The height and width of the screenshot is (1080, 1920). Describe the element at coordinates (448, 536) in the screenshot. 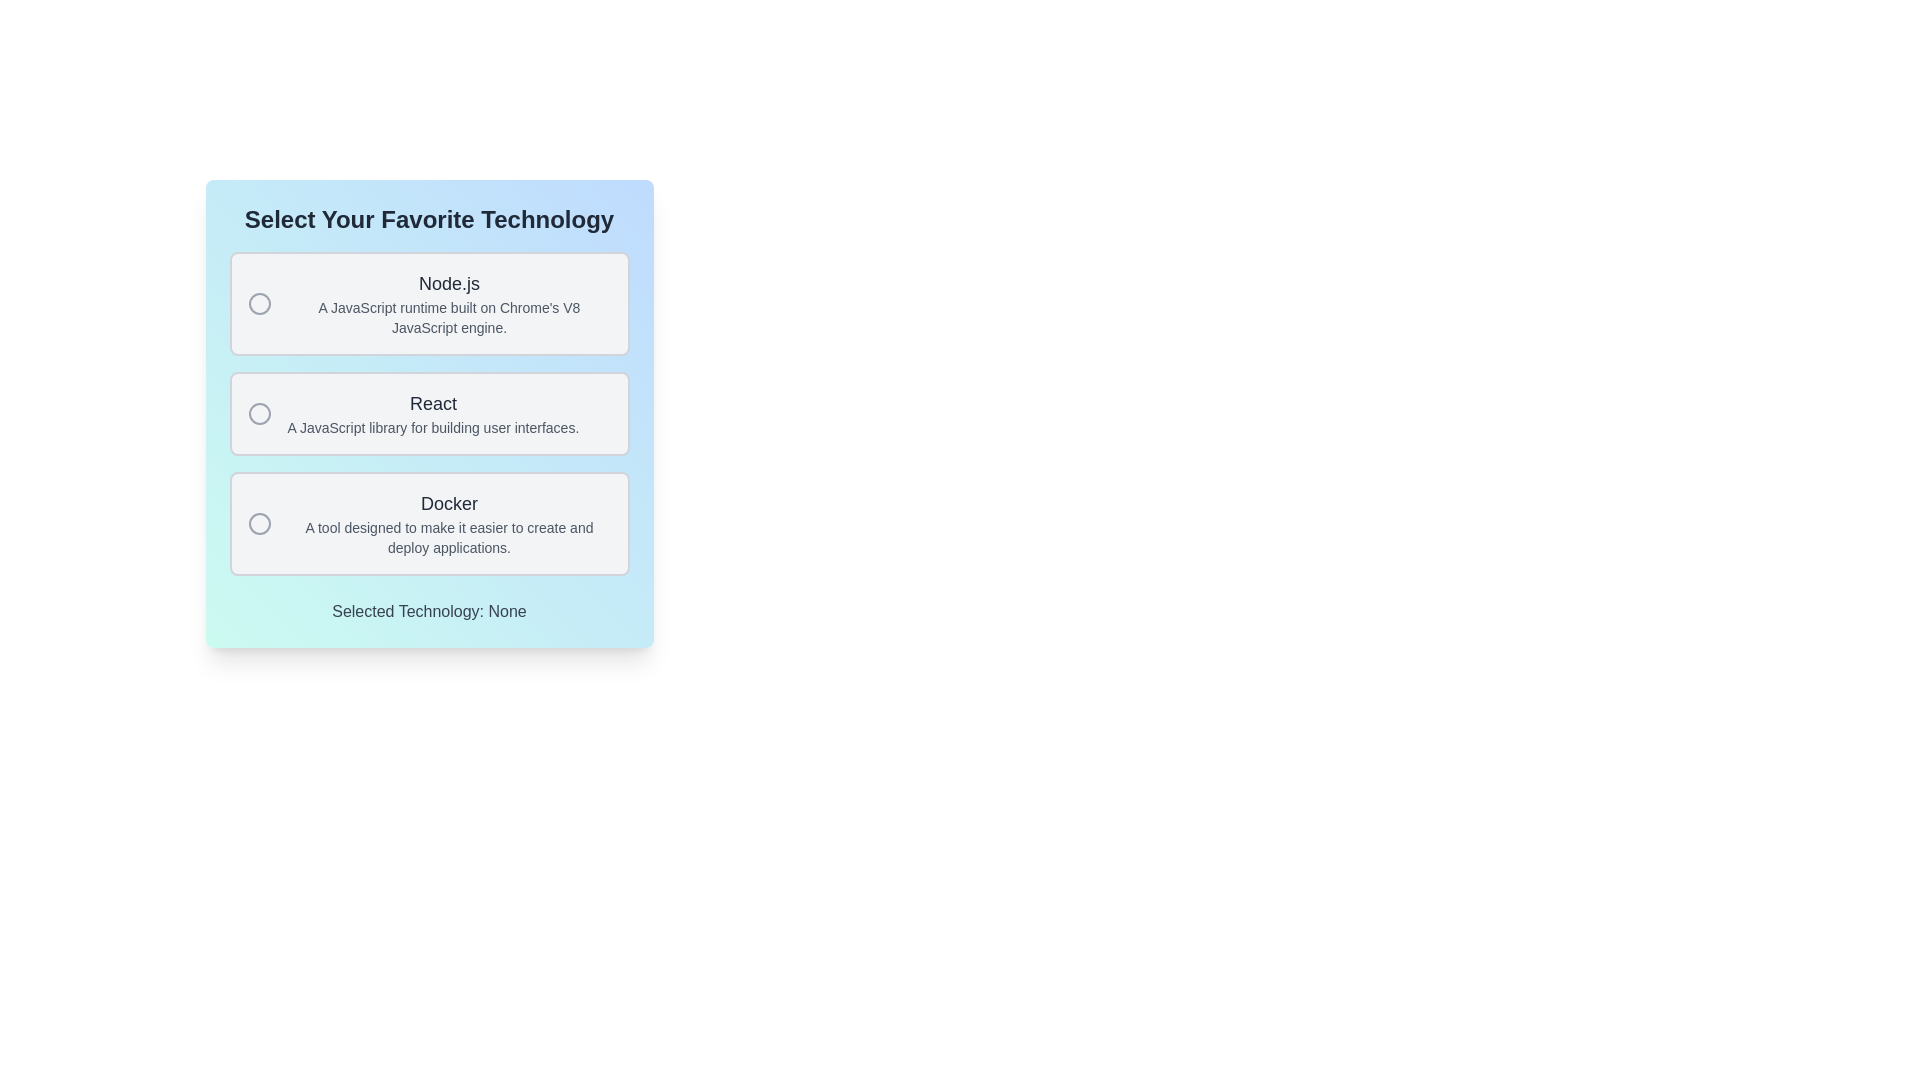

I see `the text label that reads 'A tool designed to make it easier to create and deploy applications.' located below the title 'Docker' within the third option card` at that location.